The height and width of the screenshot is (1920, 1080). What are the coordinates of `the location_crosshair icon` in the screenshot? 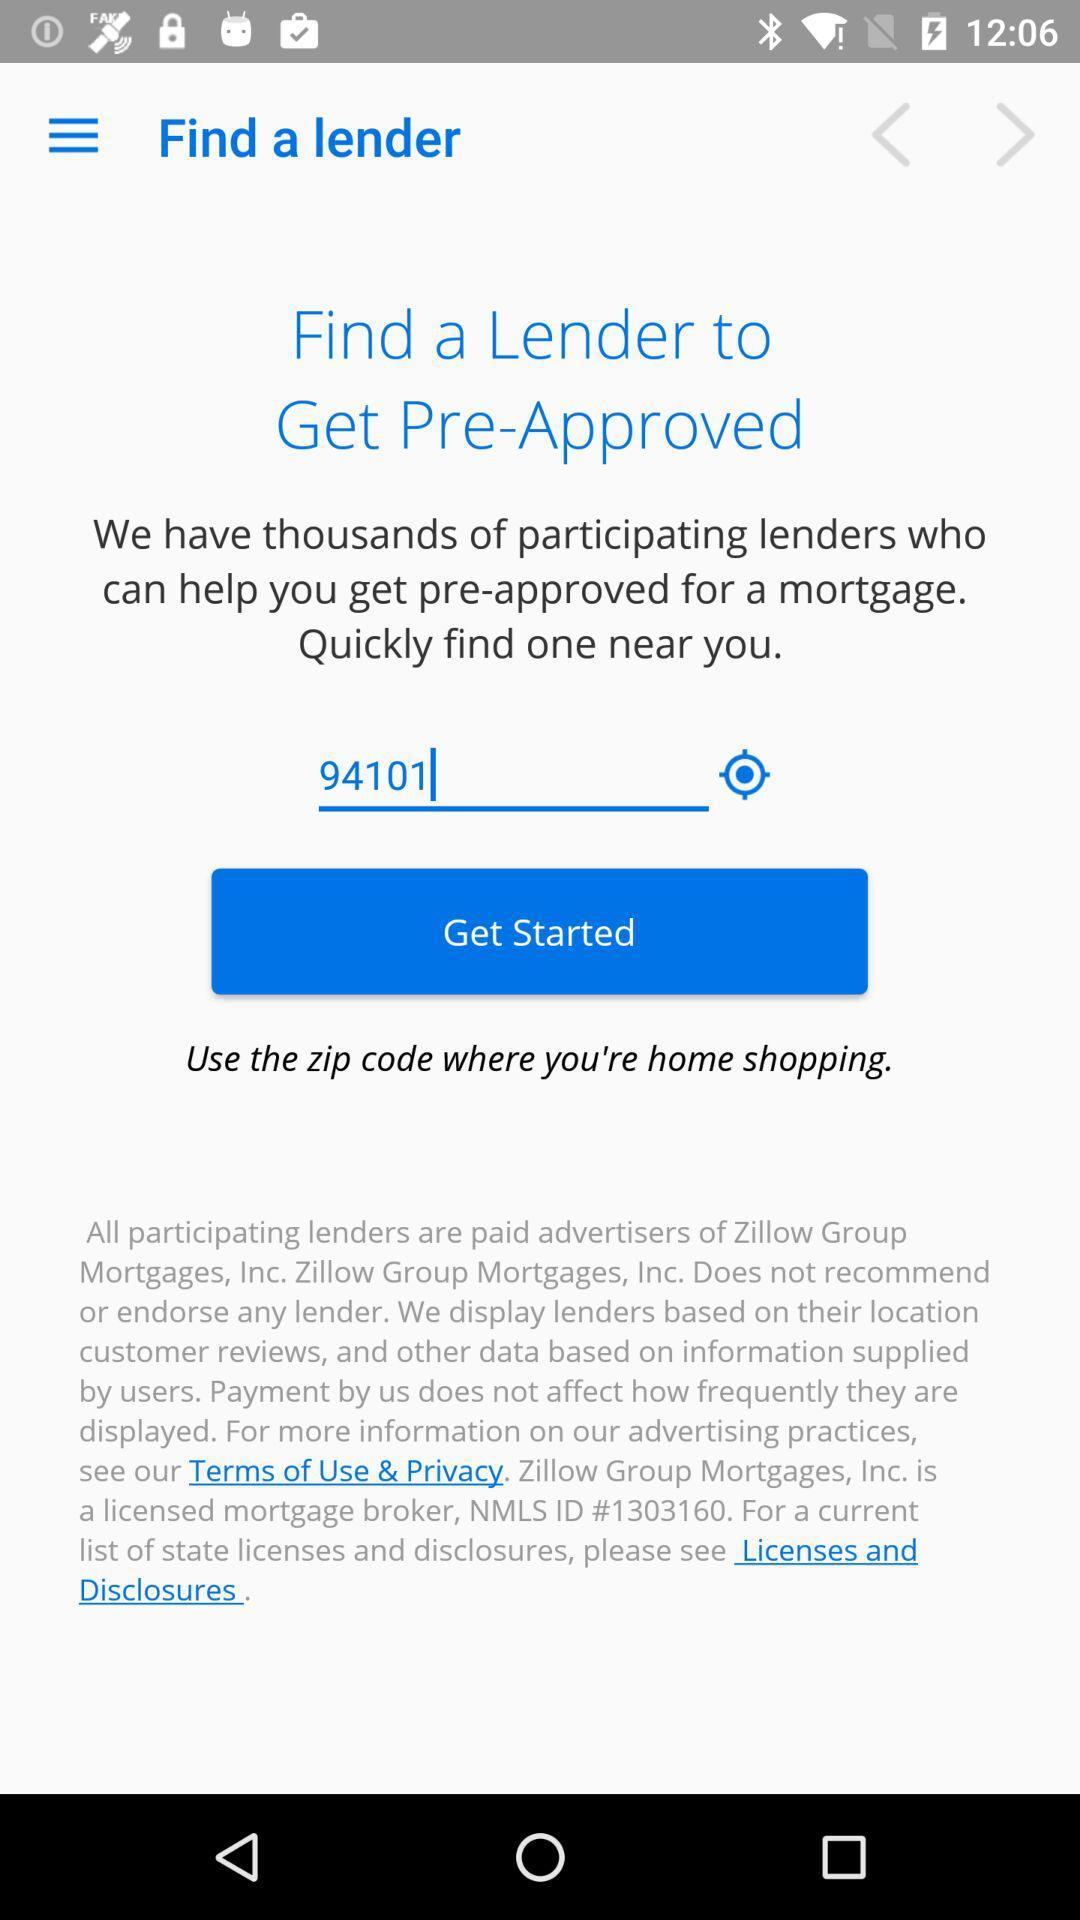 It's located at (745, 774).